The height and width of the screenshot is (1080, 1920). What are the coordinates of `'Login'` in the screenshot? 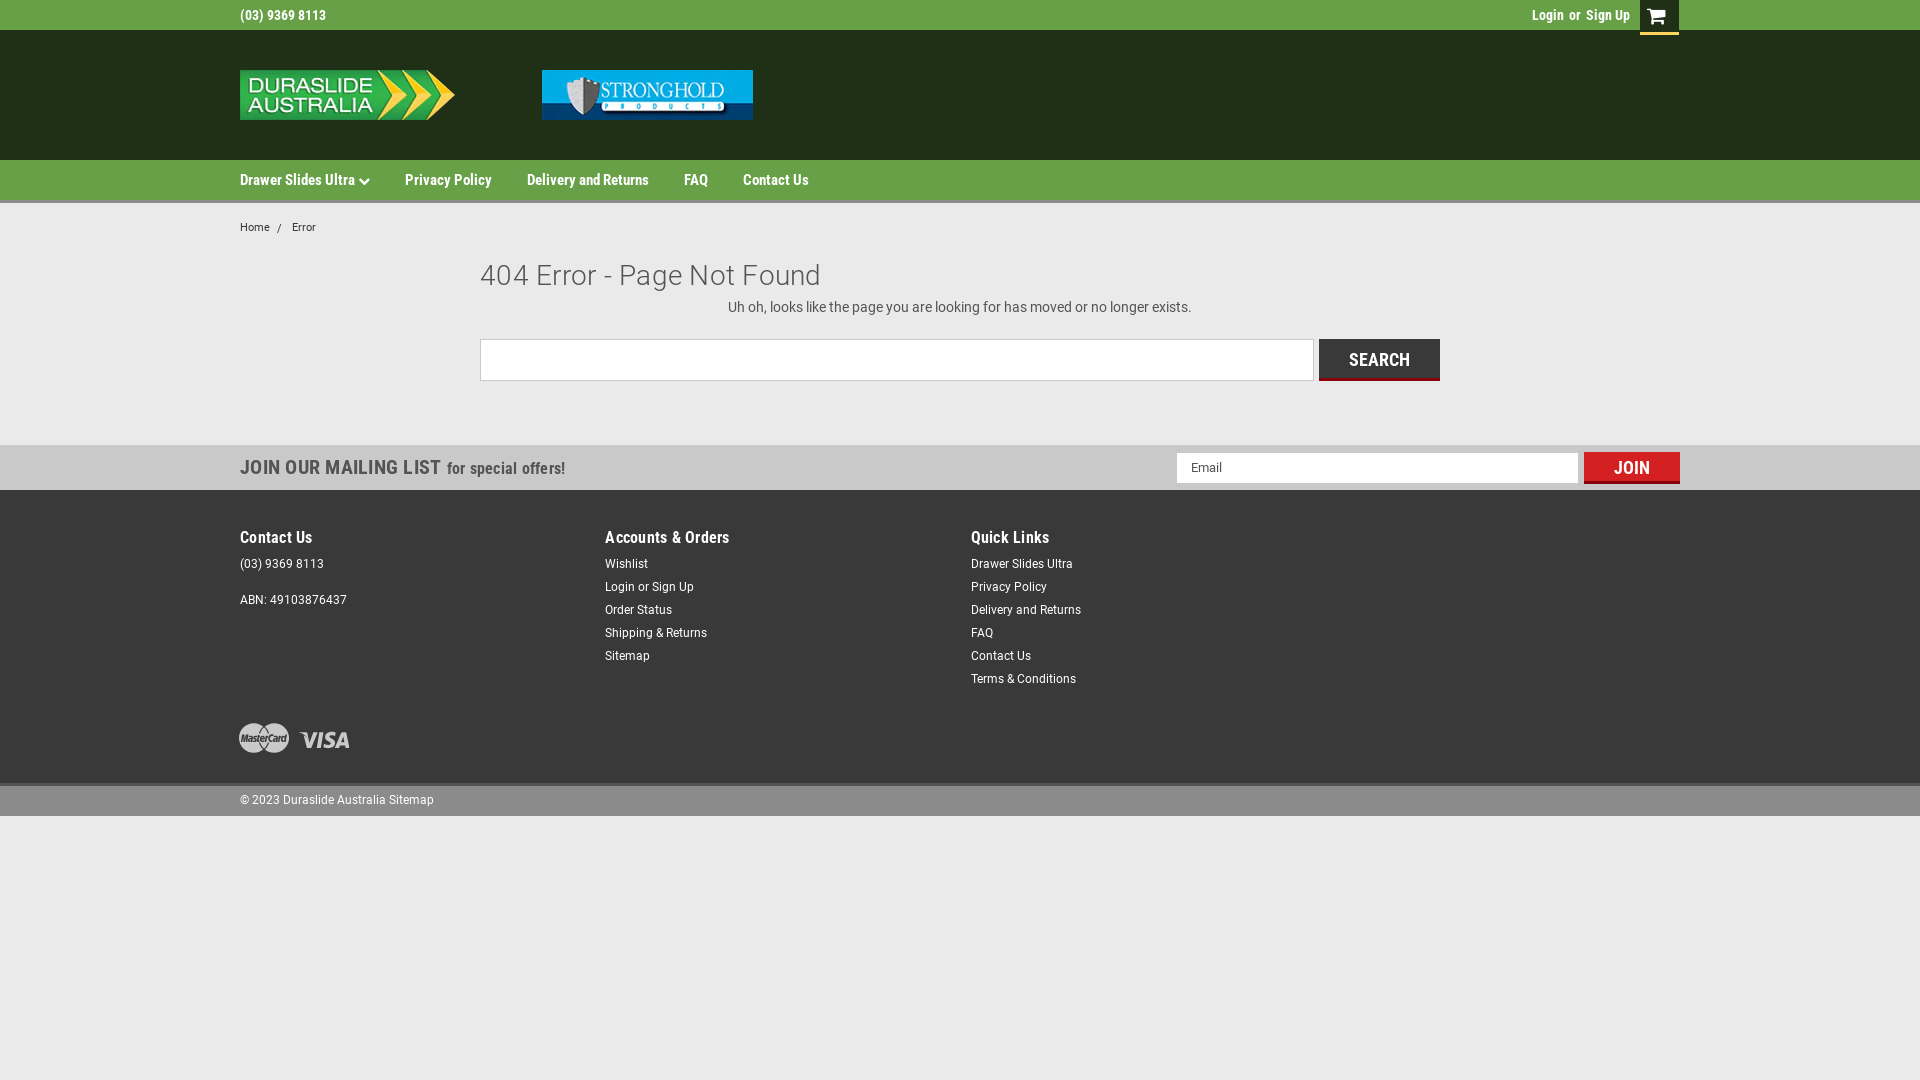 It's located at (1530, 15).